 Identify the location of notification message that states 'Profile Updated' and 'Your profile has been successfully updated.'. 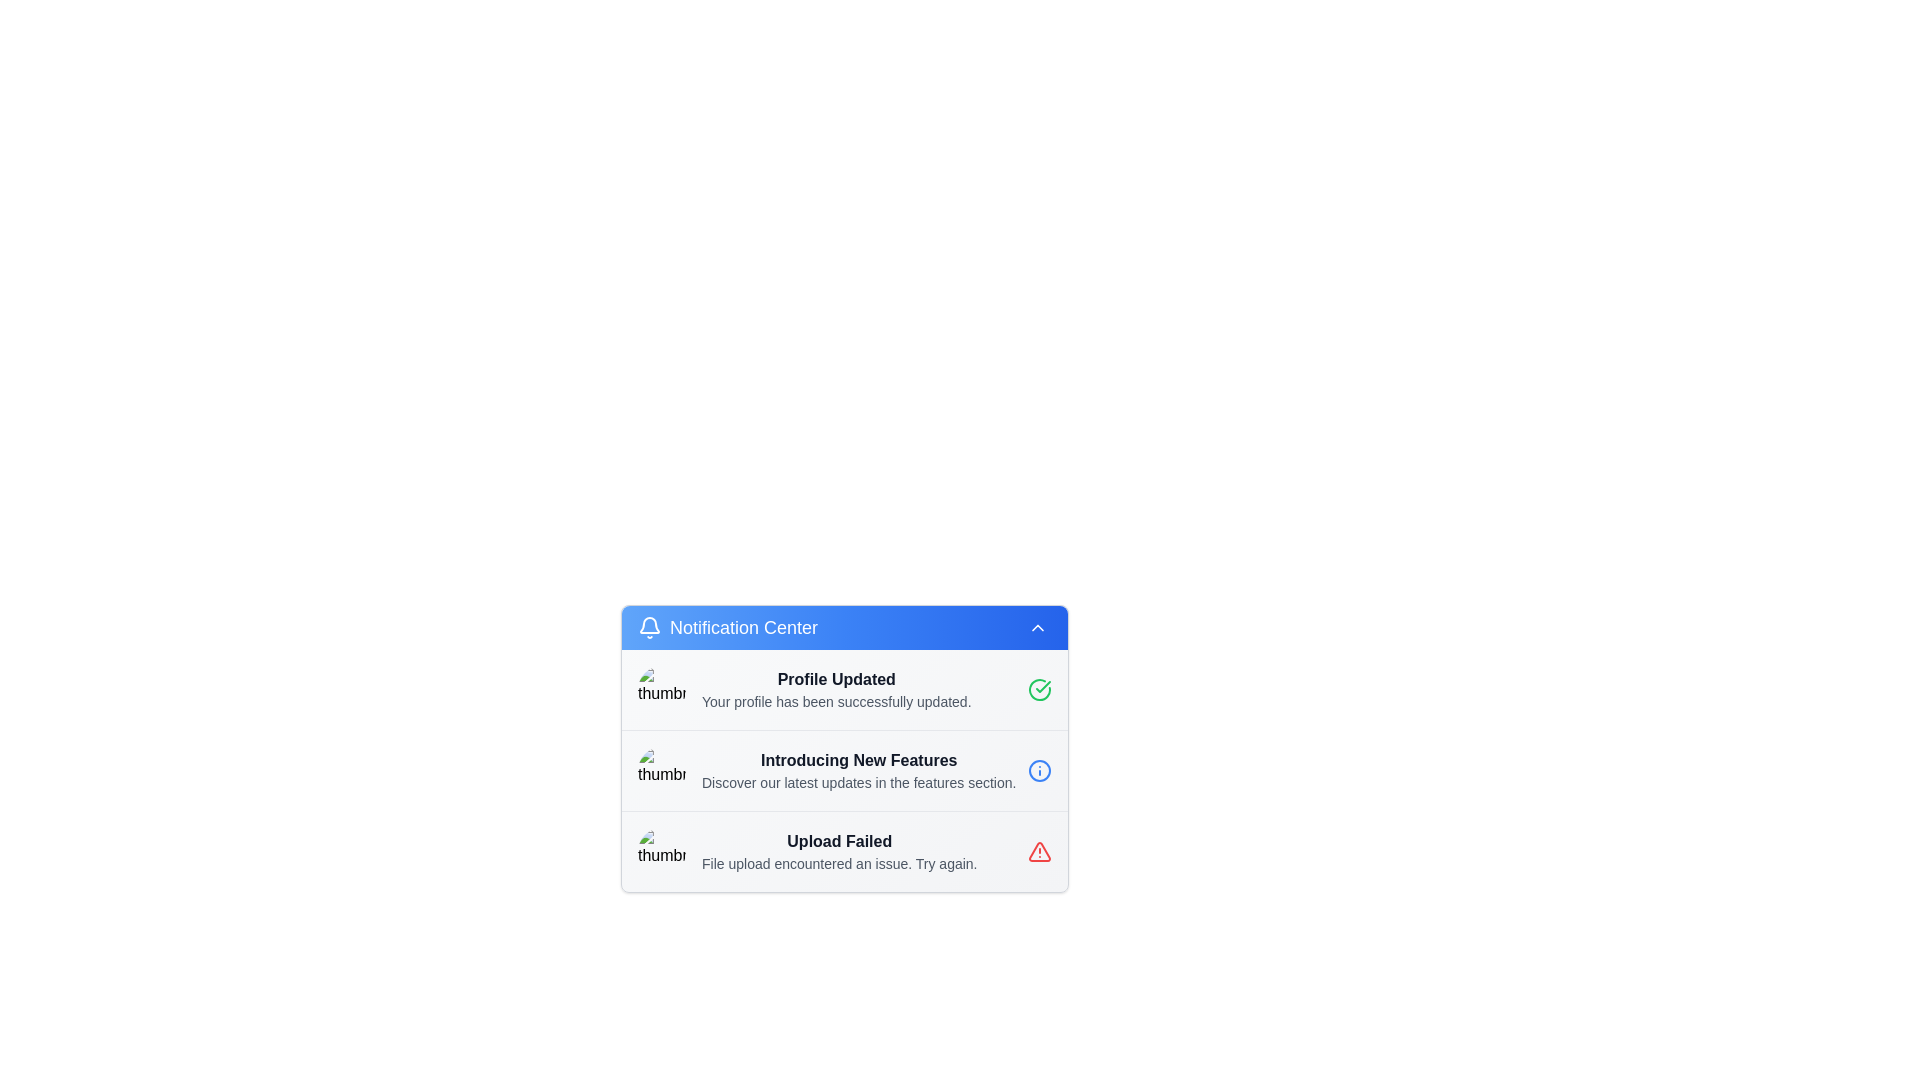
(836, 689).